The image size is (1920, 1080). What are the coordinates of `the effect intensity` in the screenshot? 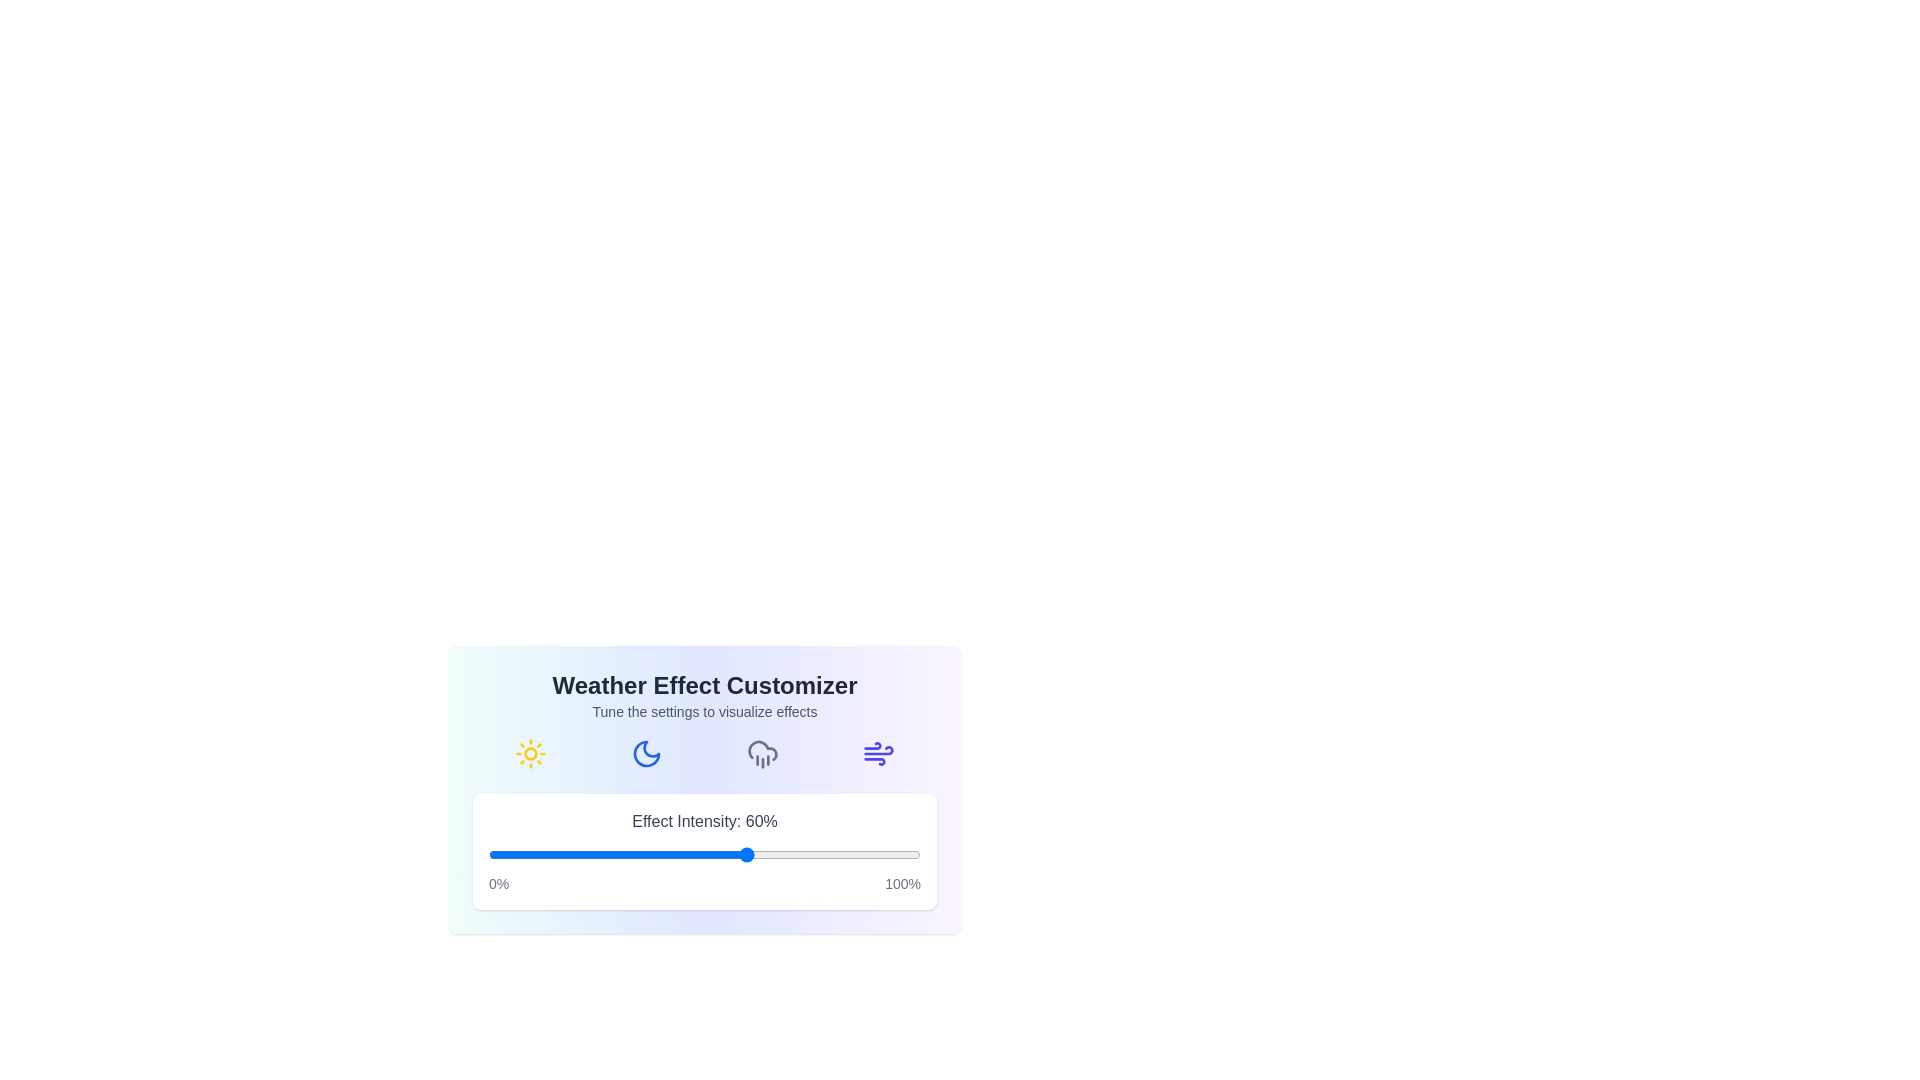 It's located at (808, 855).